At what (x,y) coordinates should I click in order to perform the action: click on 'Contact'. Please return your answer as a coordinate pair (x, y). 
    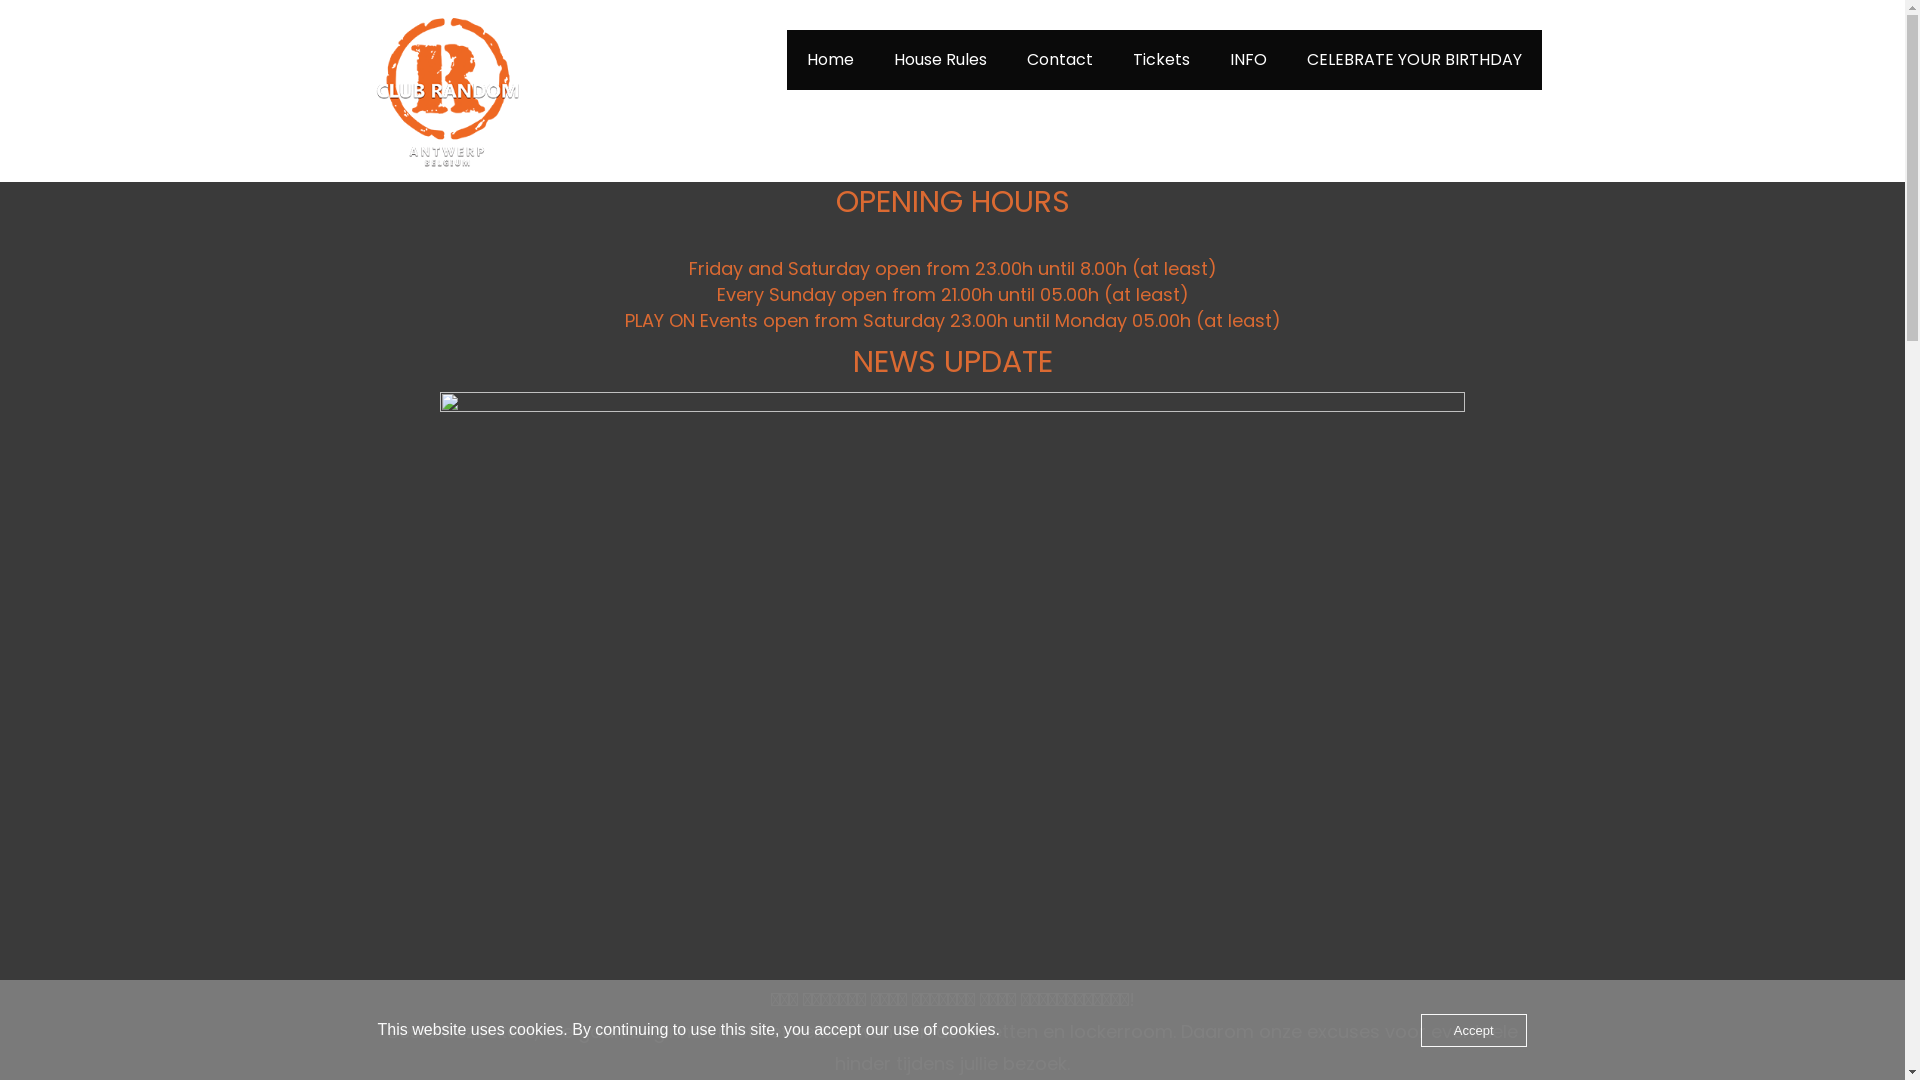
    Looking at the image, I should click on (1007, 59).